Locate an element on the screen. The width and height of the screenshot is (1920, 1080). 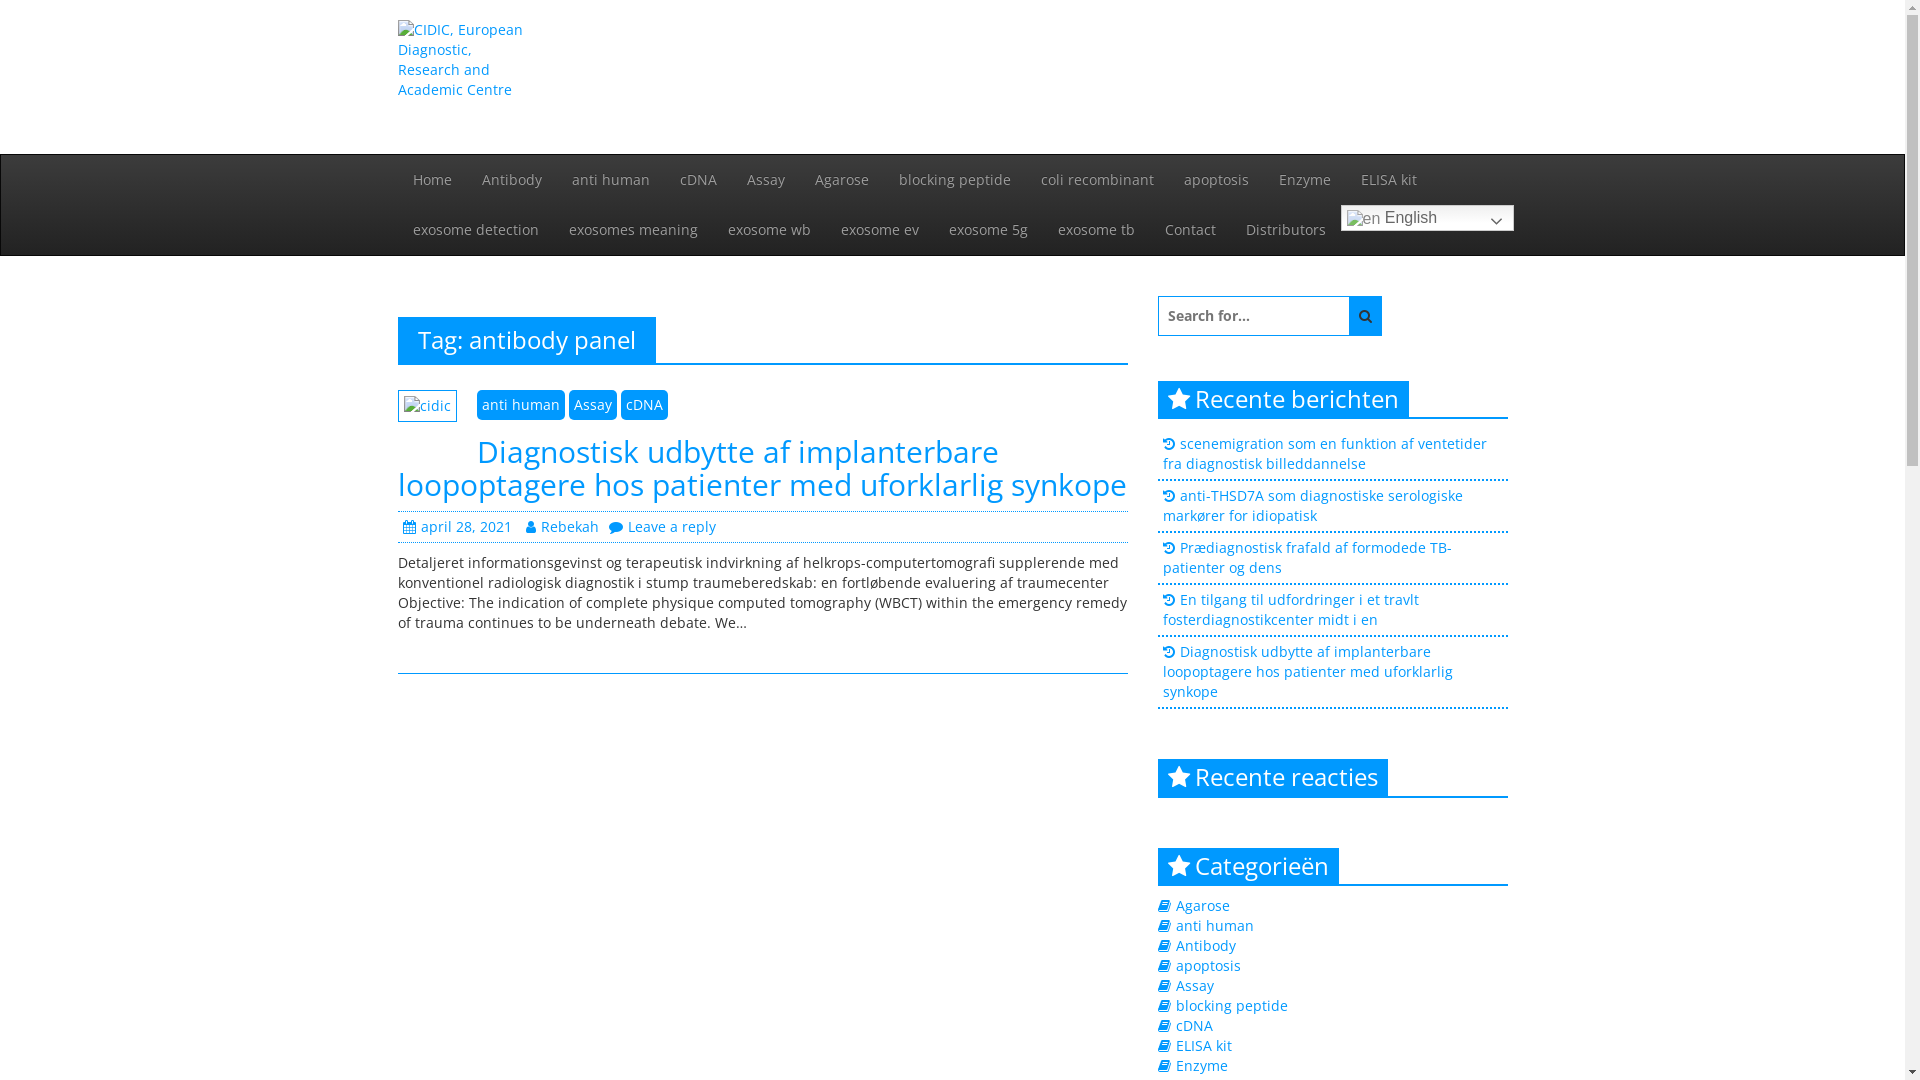
'Antibody' is located at coordinates (1204, 945).